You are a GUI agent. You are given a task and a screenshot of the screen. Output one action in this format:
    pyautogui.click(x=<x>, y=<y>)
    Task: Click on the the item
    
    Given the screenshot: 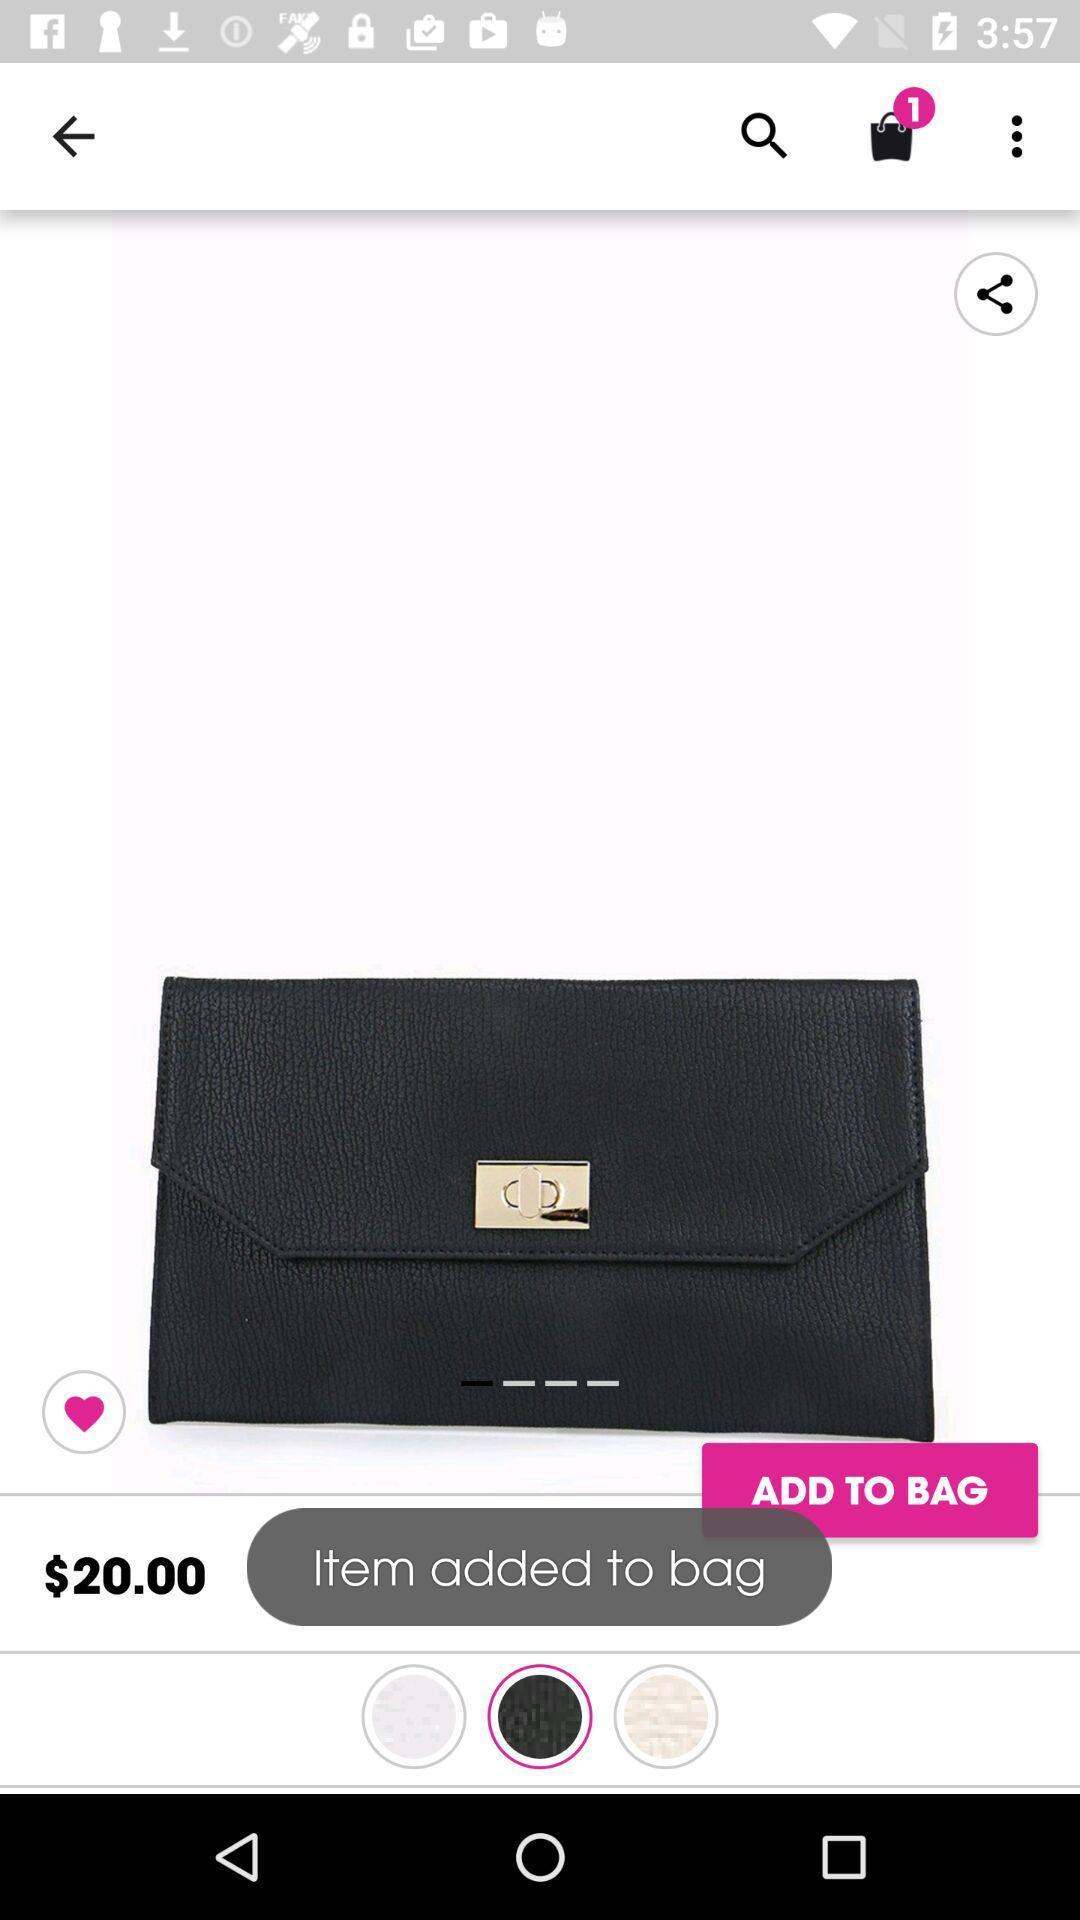 What is the action you would take?
    pyautogui.click(x=83, y=1411)
    